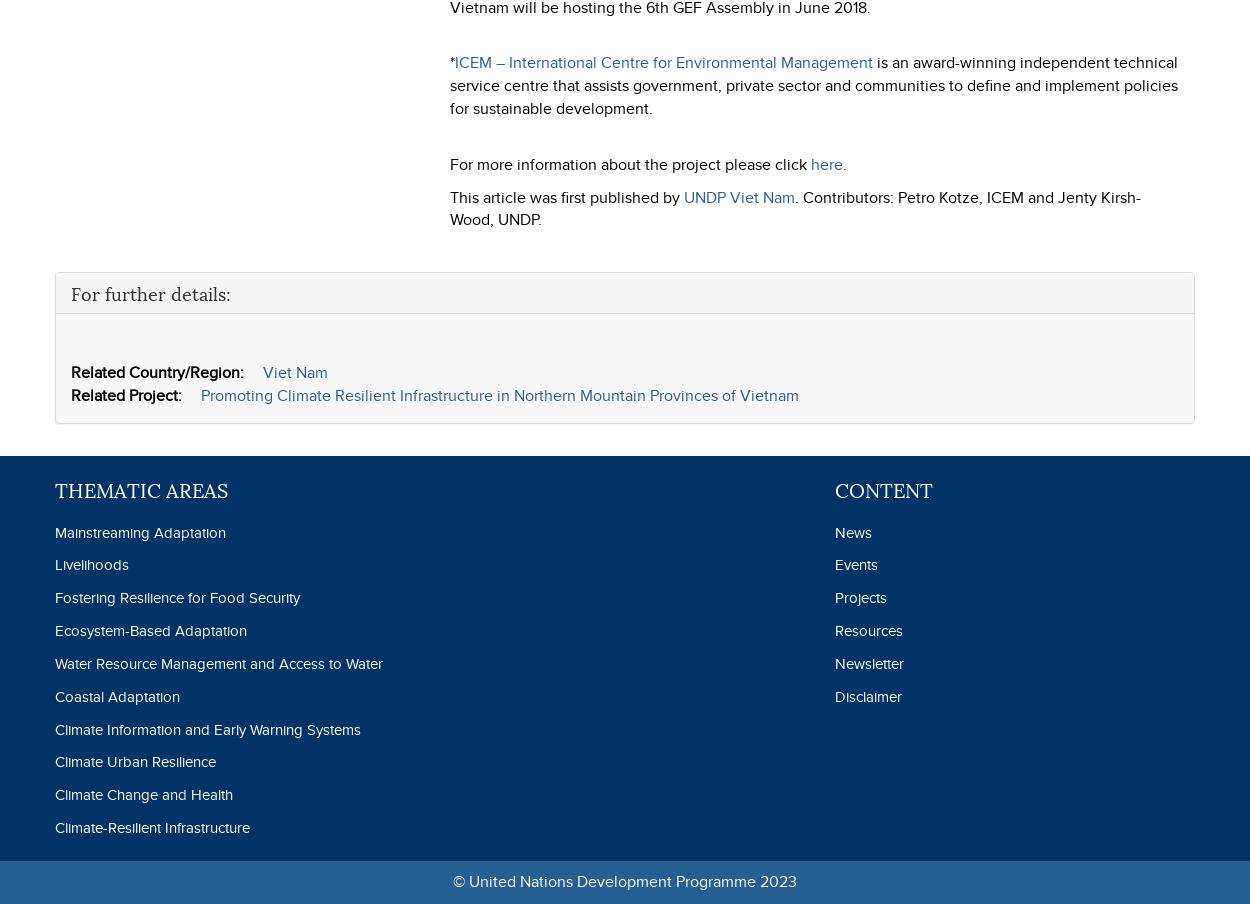 This screenshot has width=1250, height=904. What do you see at coordinates (135, 761) in the screenshot?
I see `'Climate Urban Resilience'` at bounding box center [135, 761].